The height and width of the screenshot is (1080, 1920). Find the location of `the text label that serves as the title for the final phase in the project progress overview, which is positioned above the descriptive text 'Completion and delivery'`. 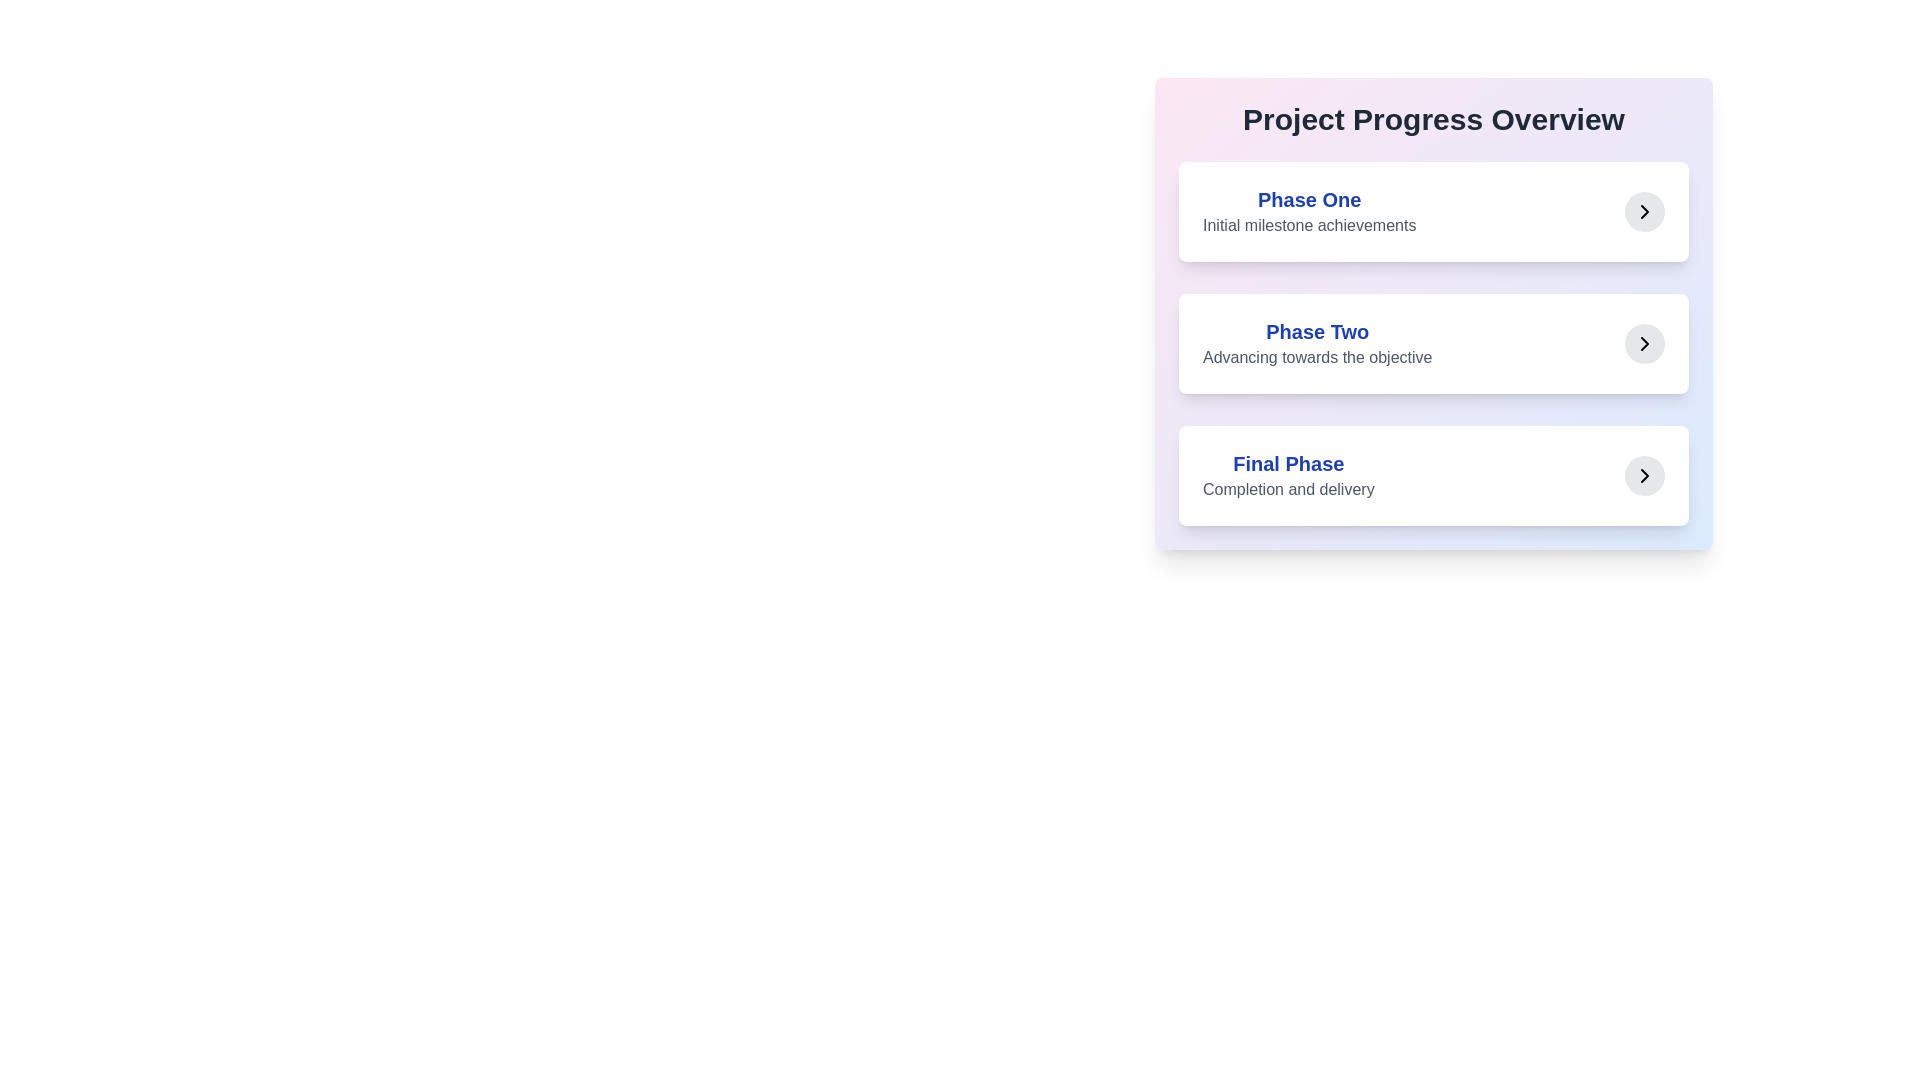

the text label that serves as the title for the final phase in the project progress overview, which is positioned above the descriptive text 'Completion and delivery' is located at coordinates (1288, 463).